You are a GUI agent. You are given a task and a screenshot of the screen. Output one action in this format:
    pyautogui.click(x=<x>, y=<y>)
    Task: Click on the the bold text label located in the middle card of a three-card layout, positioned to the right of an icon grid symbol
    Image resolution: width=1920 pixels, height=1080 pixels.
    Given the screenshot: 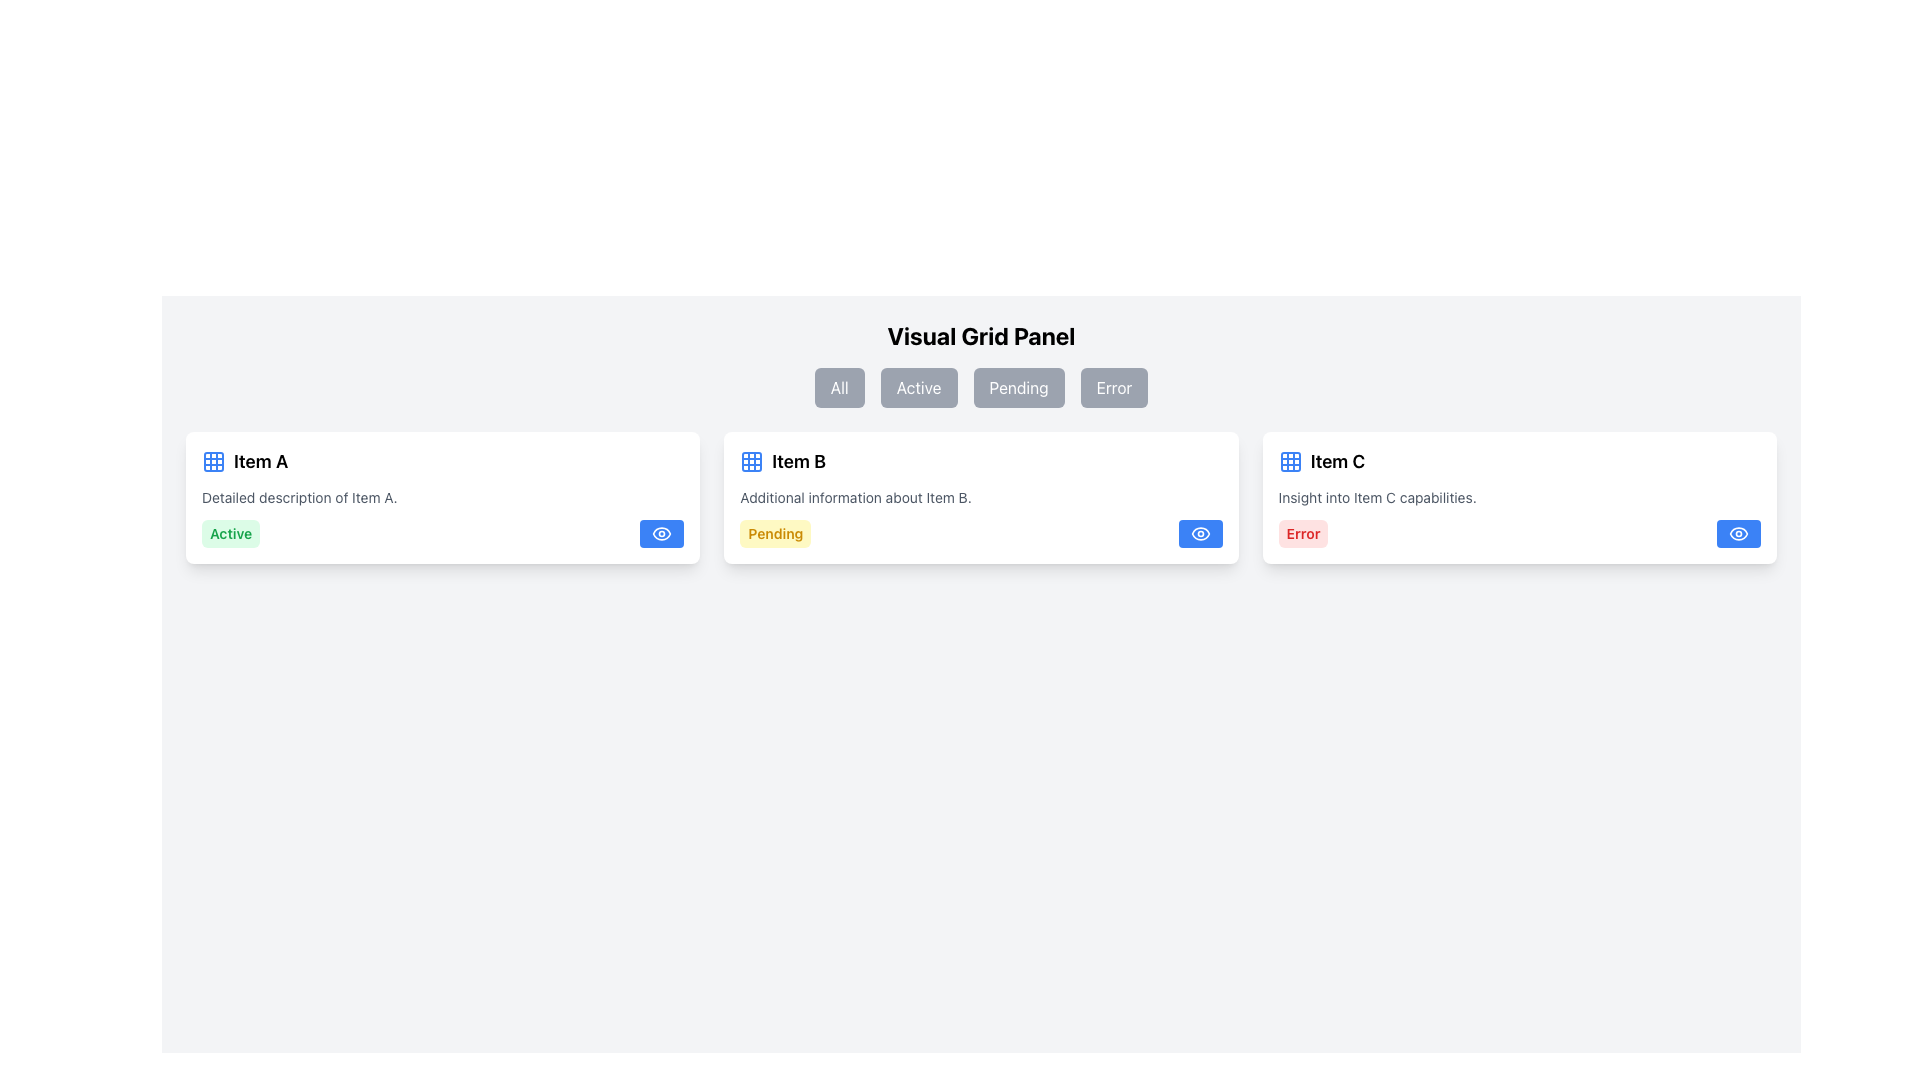 What is the action you would take?
    pyautogui.click(x=798, y=462)
    